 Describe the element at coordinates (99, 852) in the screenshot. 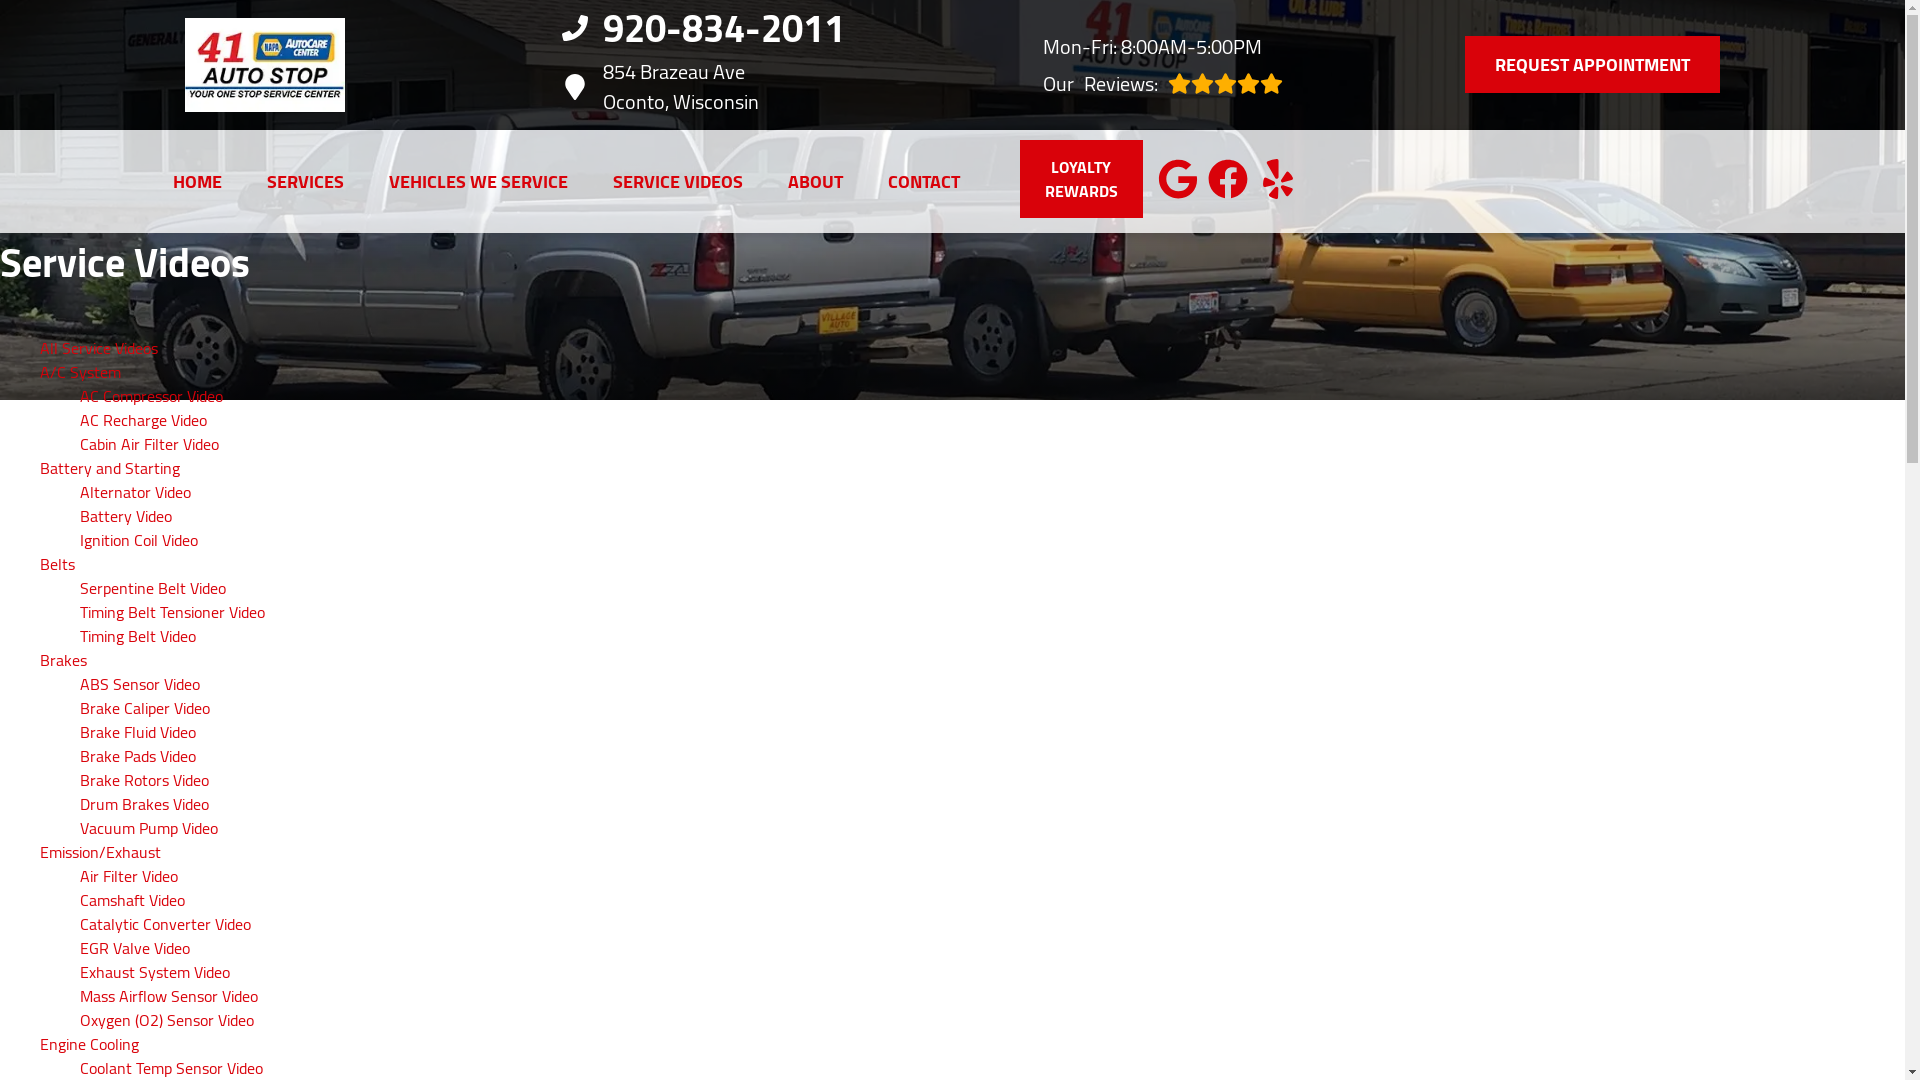

I see `'Emission/Exhaust'` at that location.